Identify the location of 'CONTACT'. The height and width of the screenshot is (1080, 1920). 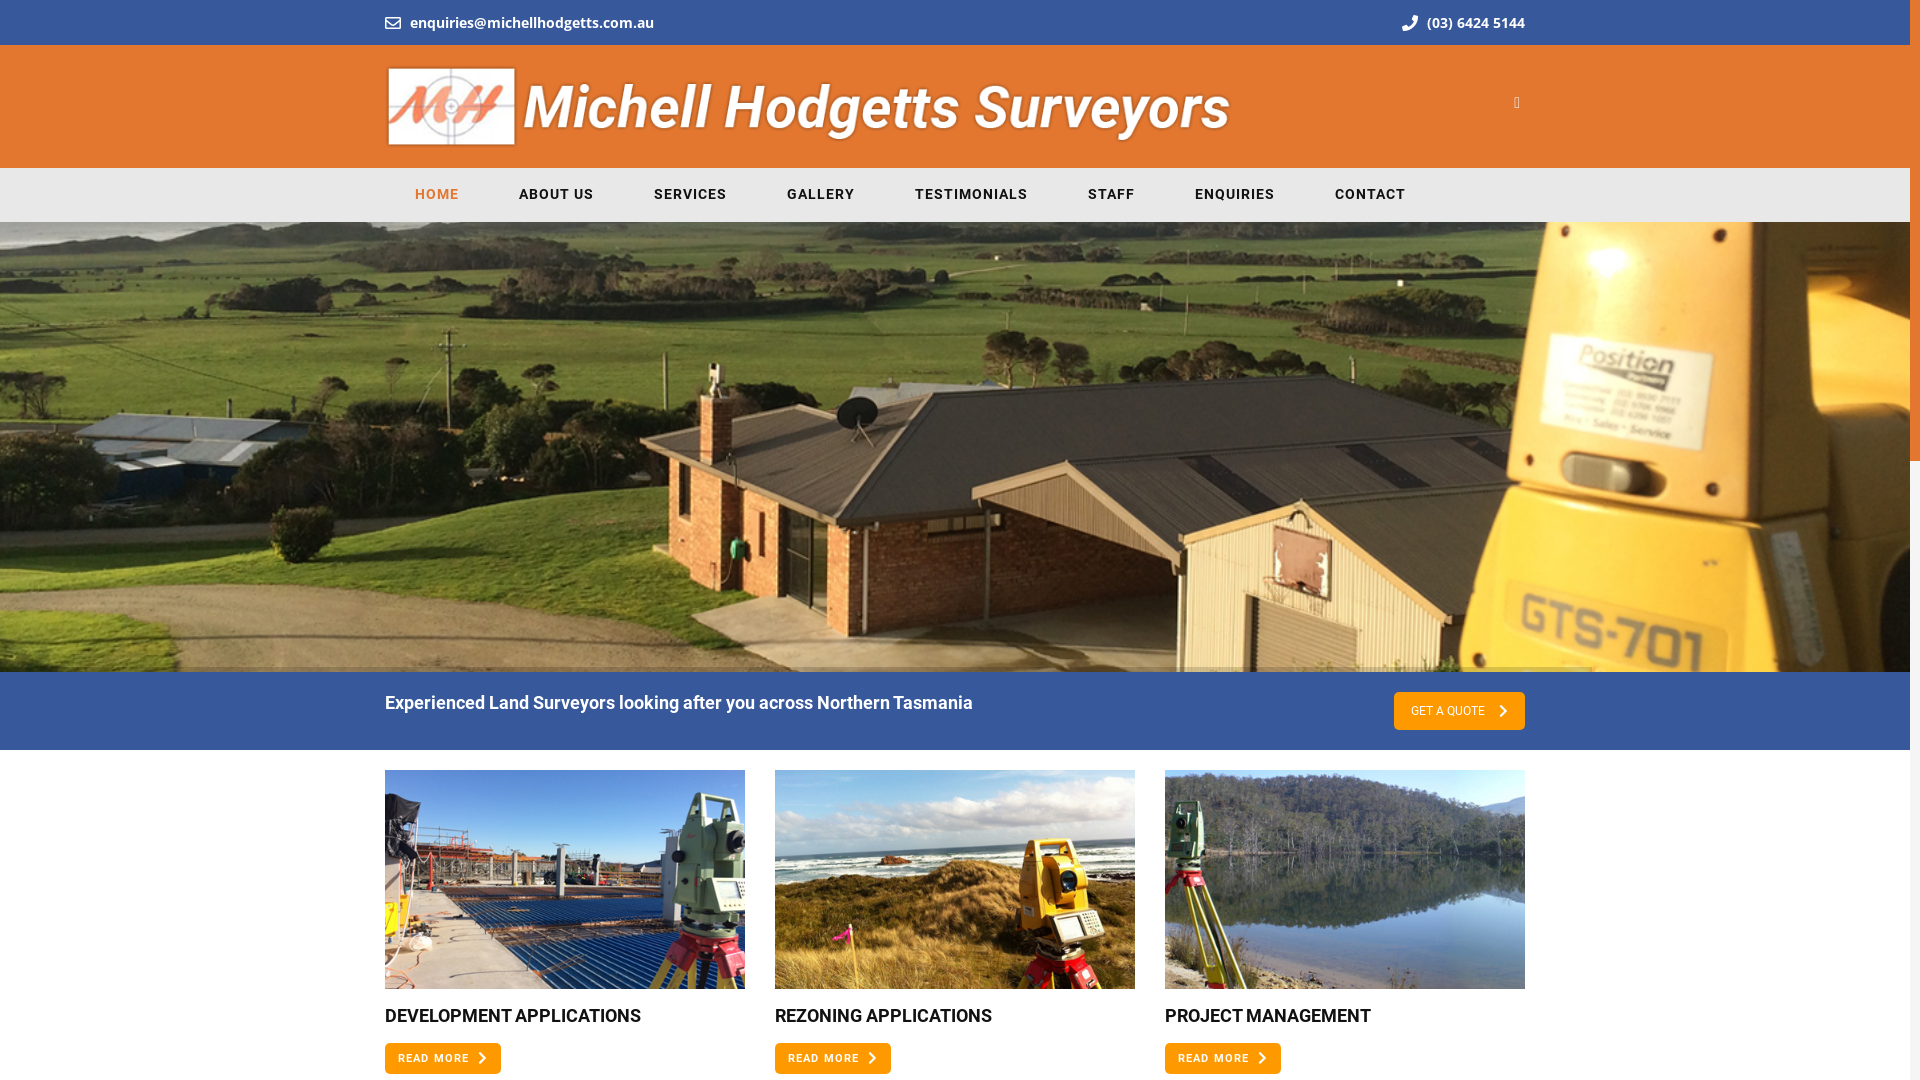
(1369, 194).